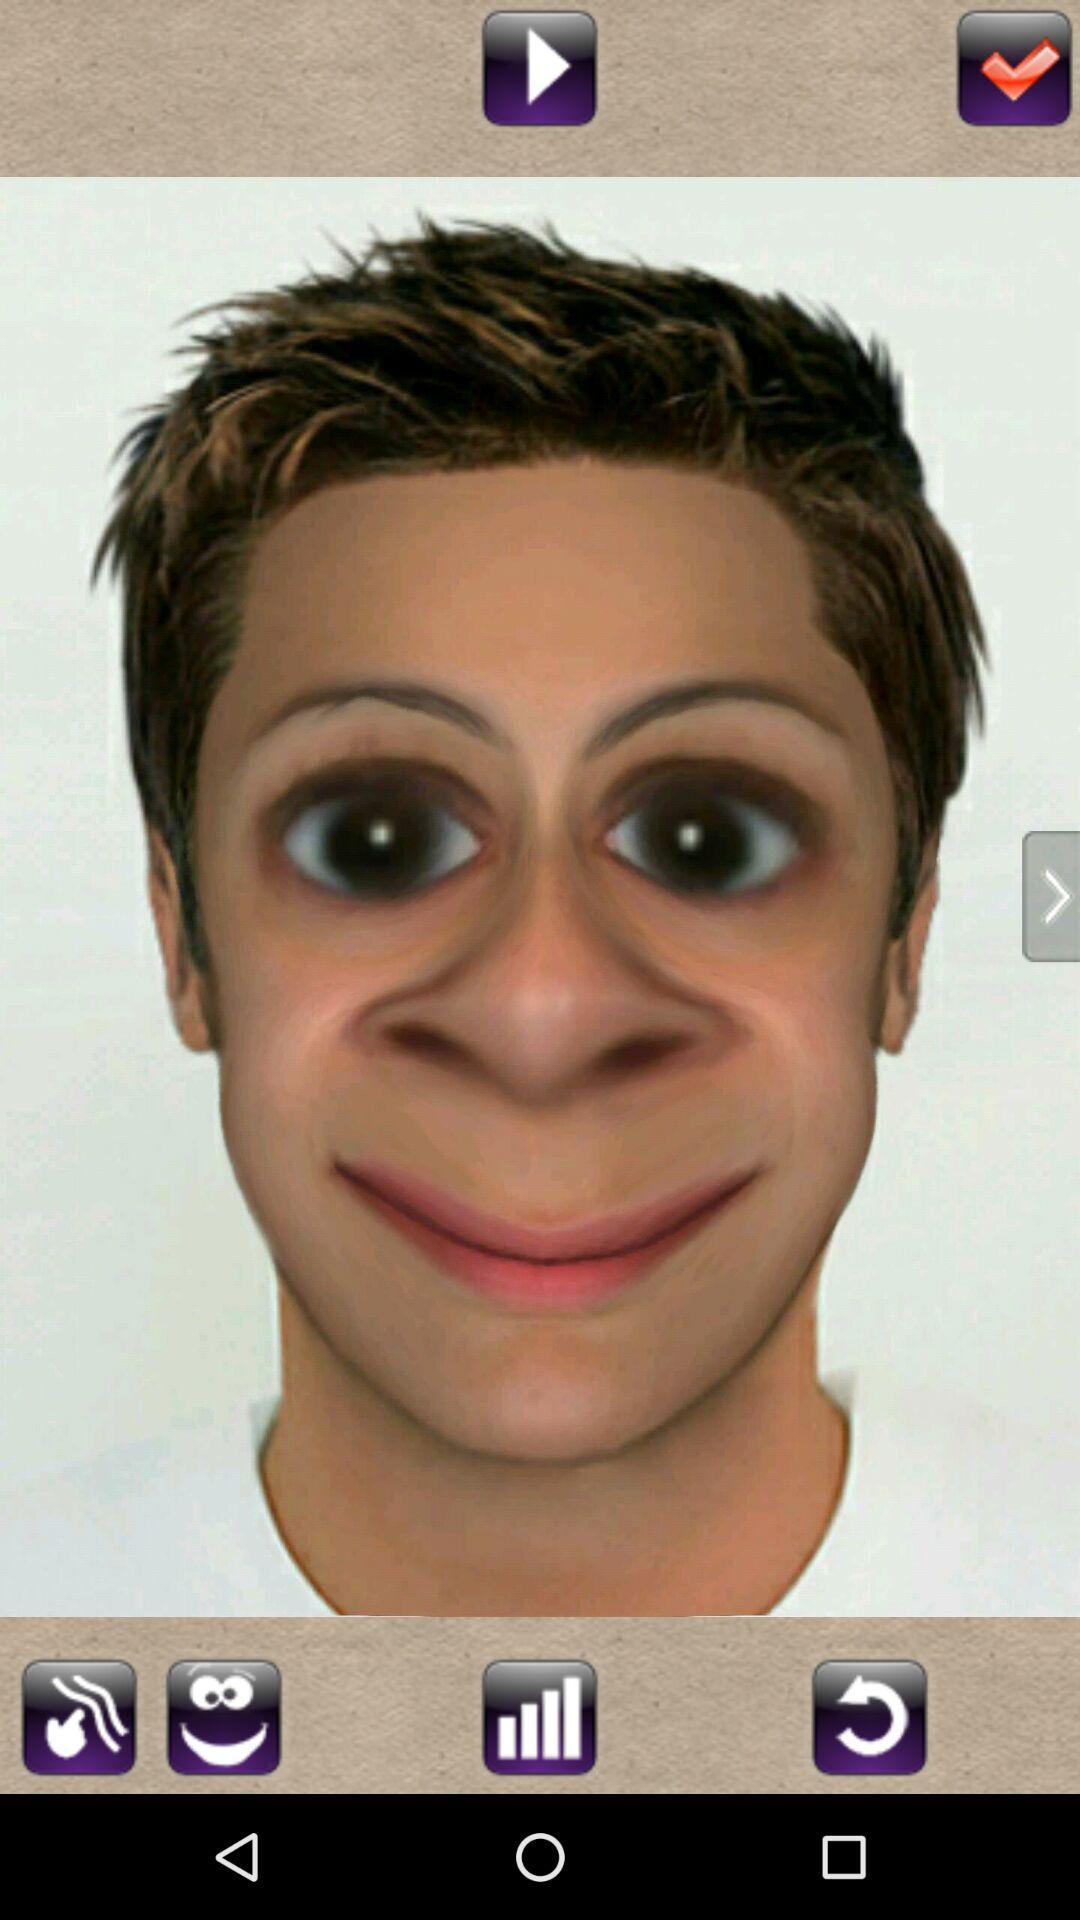 The image size is (1080, 1920). What do you see at coordinates (868, 1713) in the screenshot?
I see `the icon at the bottom right corner` at bounding box center [868, 1713].